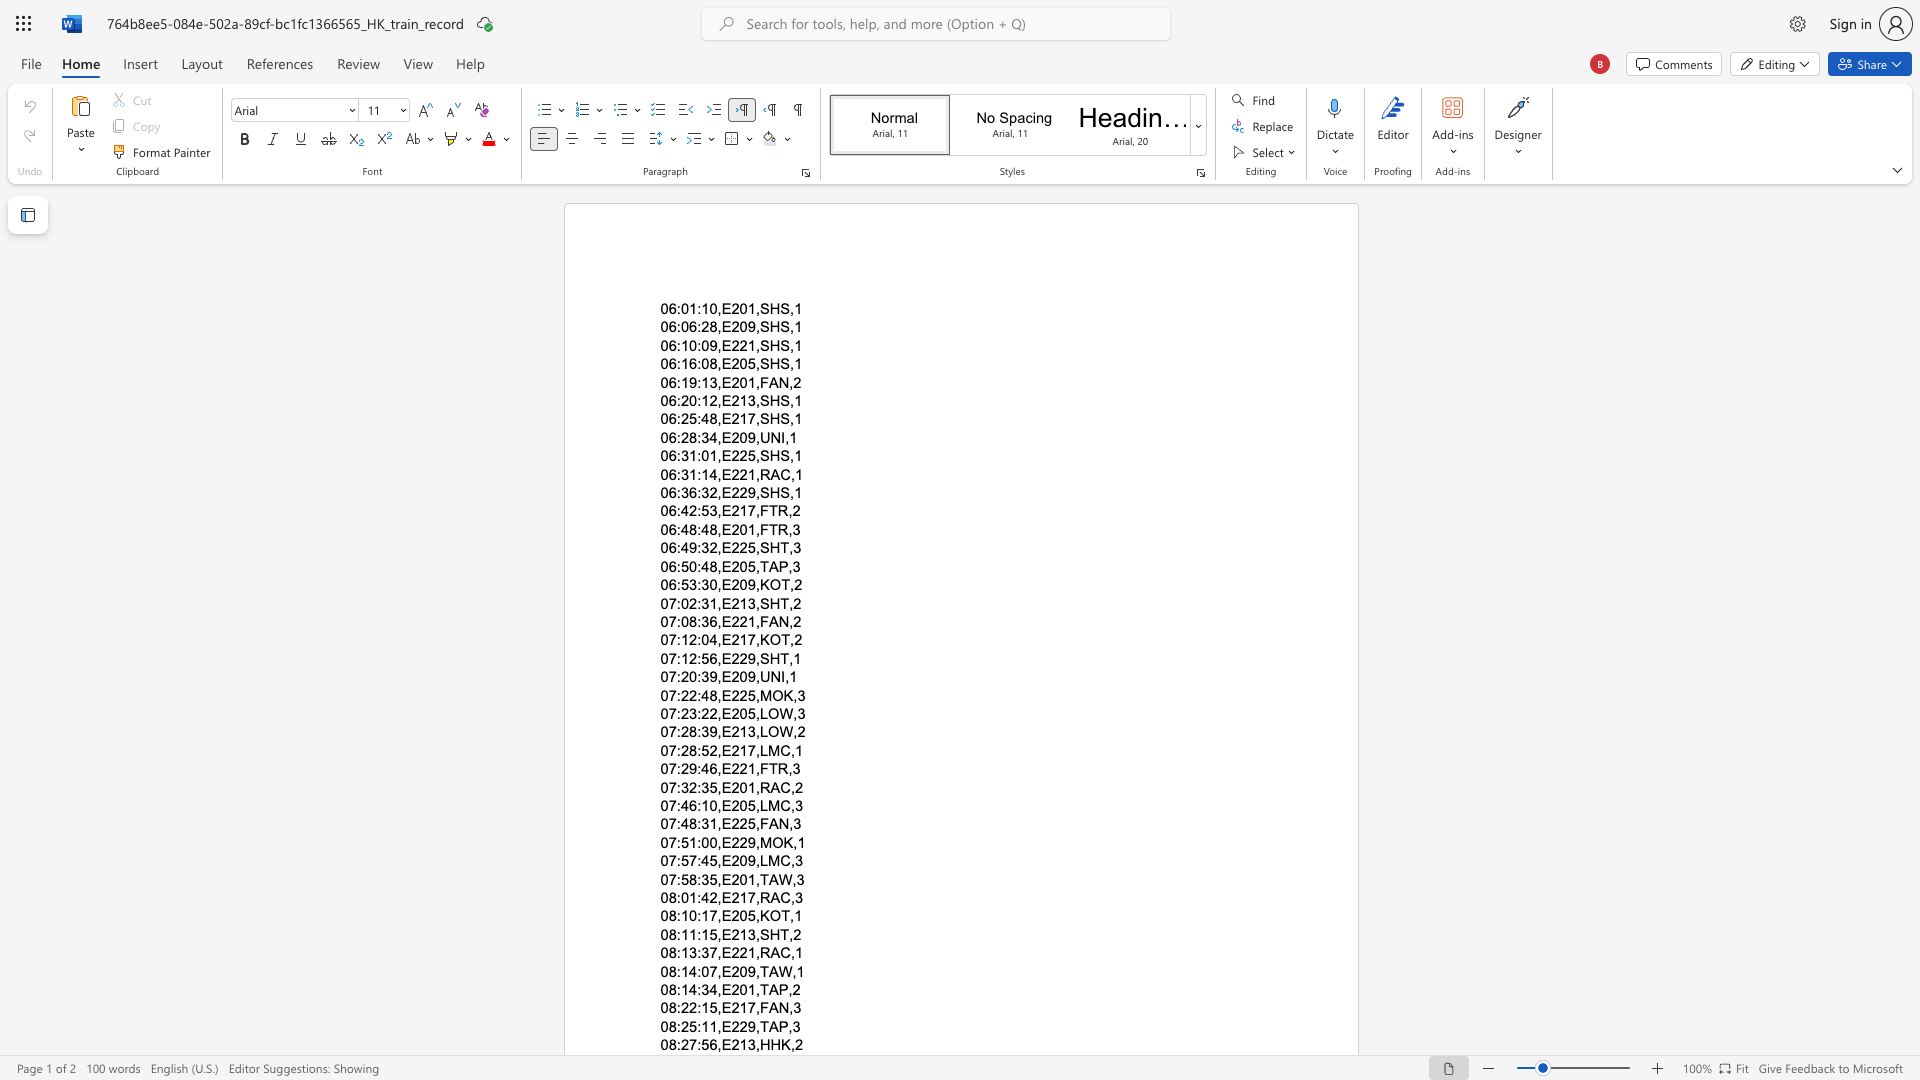 The height and width of the screenshot is (1080, 1920). Describe the element at coordinates (787, 326) in the screenshot. I see `the space between the continuous character "S" and "," in the text` at that location.